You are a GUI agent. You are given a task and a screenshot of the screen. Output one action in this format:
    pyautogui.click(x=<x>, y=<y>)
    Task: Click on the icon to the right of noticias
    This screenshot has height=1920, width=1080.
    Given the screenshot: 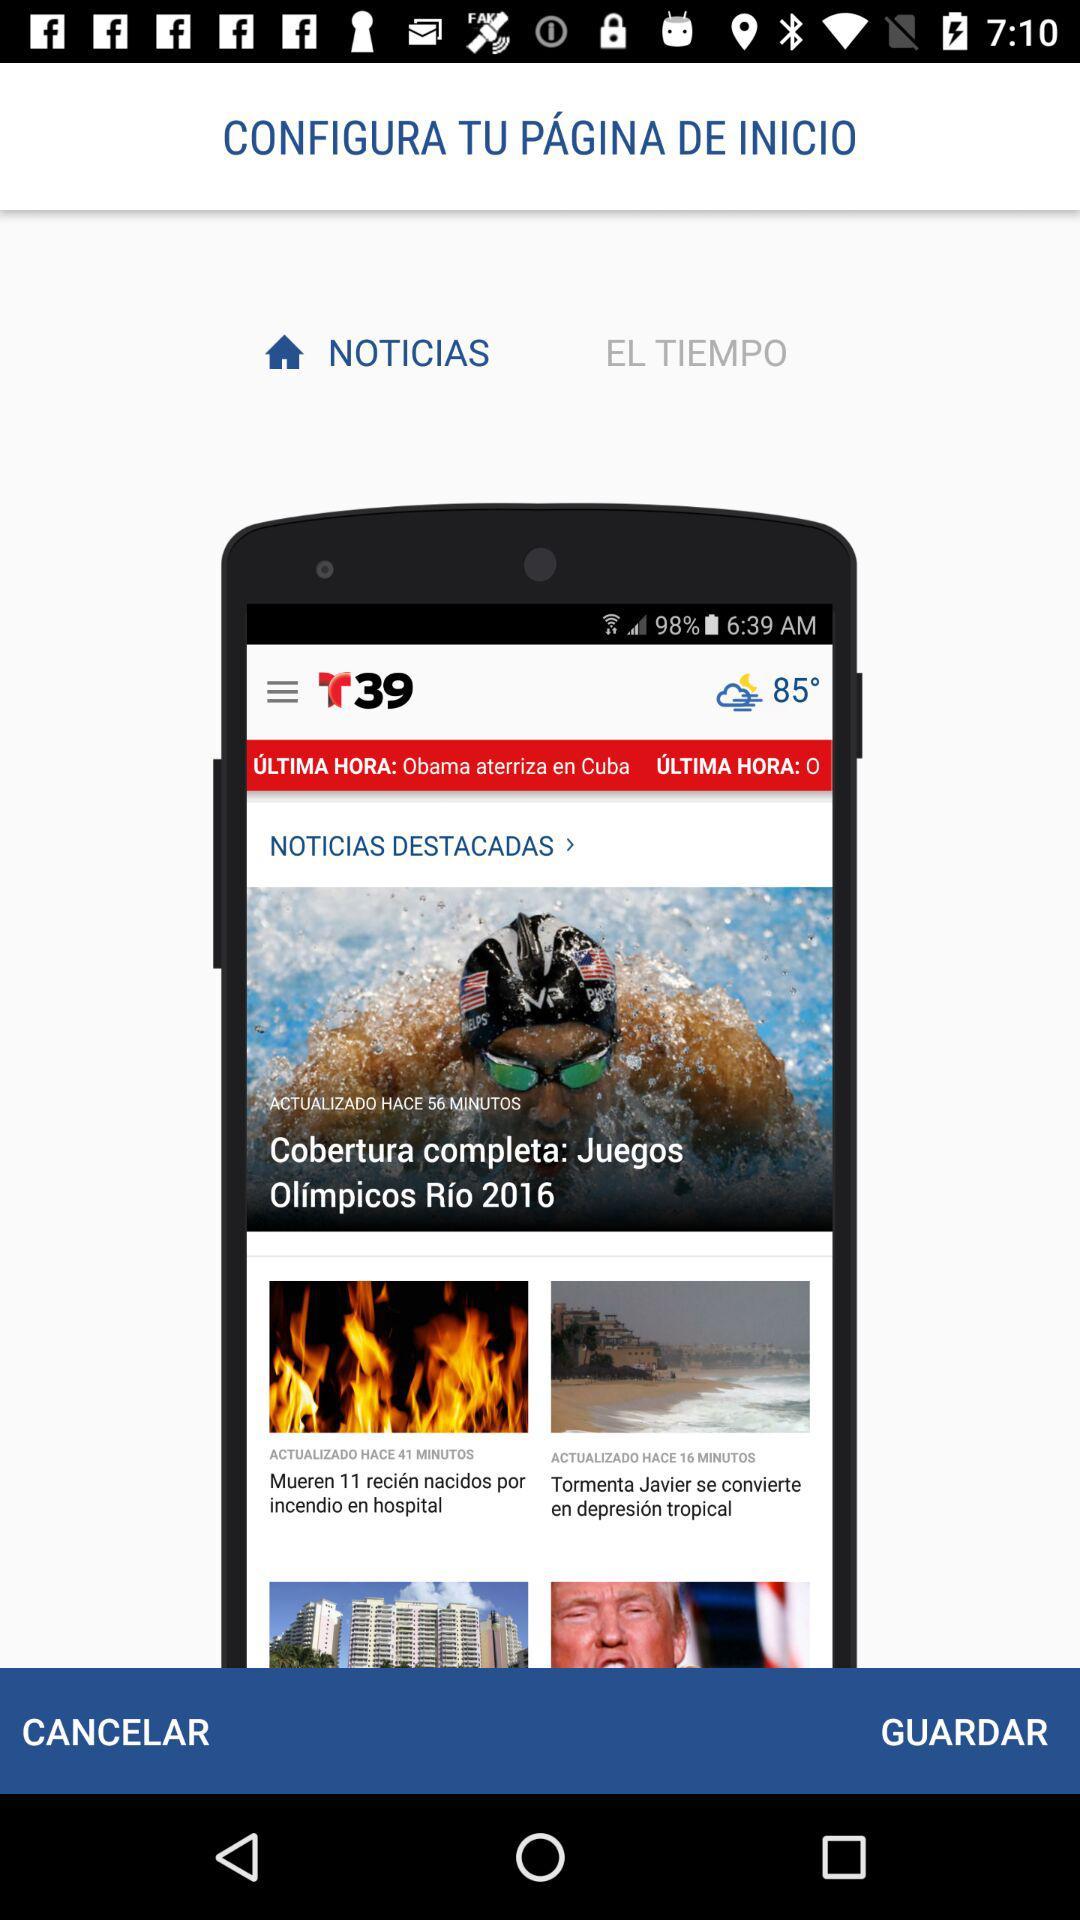 What is the action you would take?
    pyautogui.click(x=690, y=351)
    